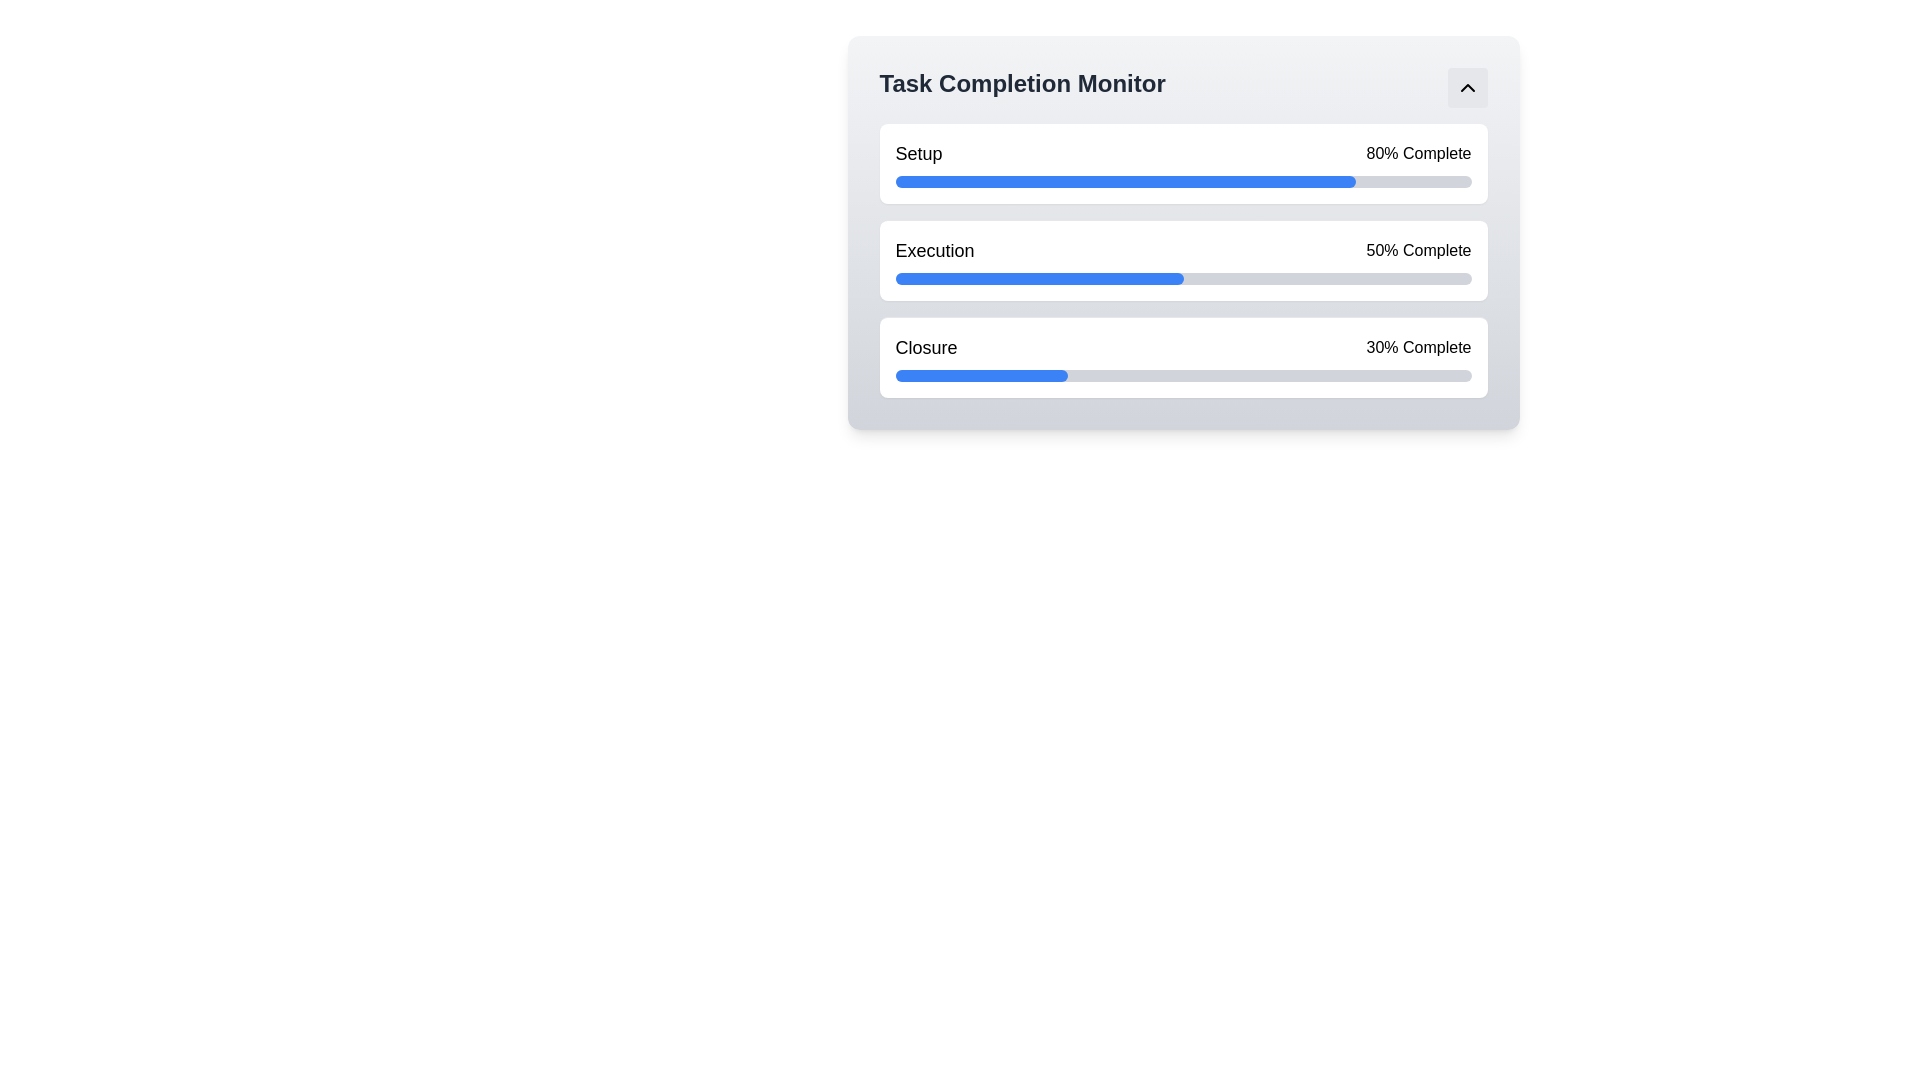 This screenshot has height=1080, width=1920. I want to click on the progress bar indicating 'Setup' which shows 80% completion, located in the first section of the task completion monitor interface, so click(1183, 181).